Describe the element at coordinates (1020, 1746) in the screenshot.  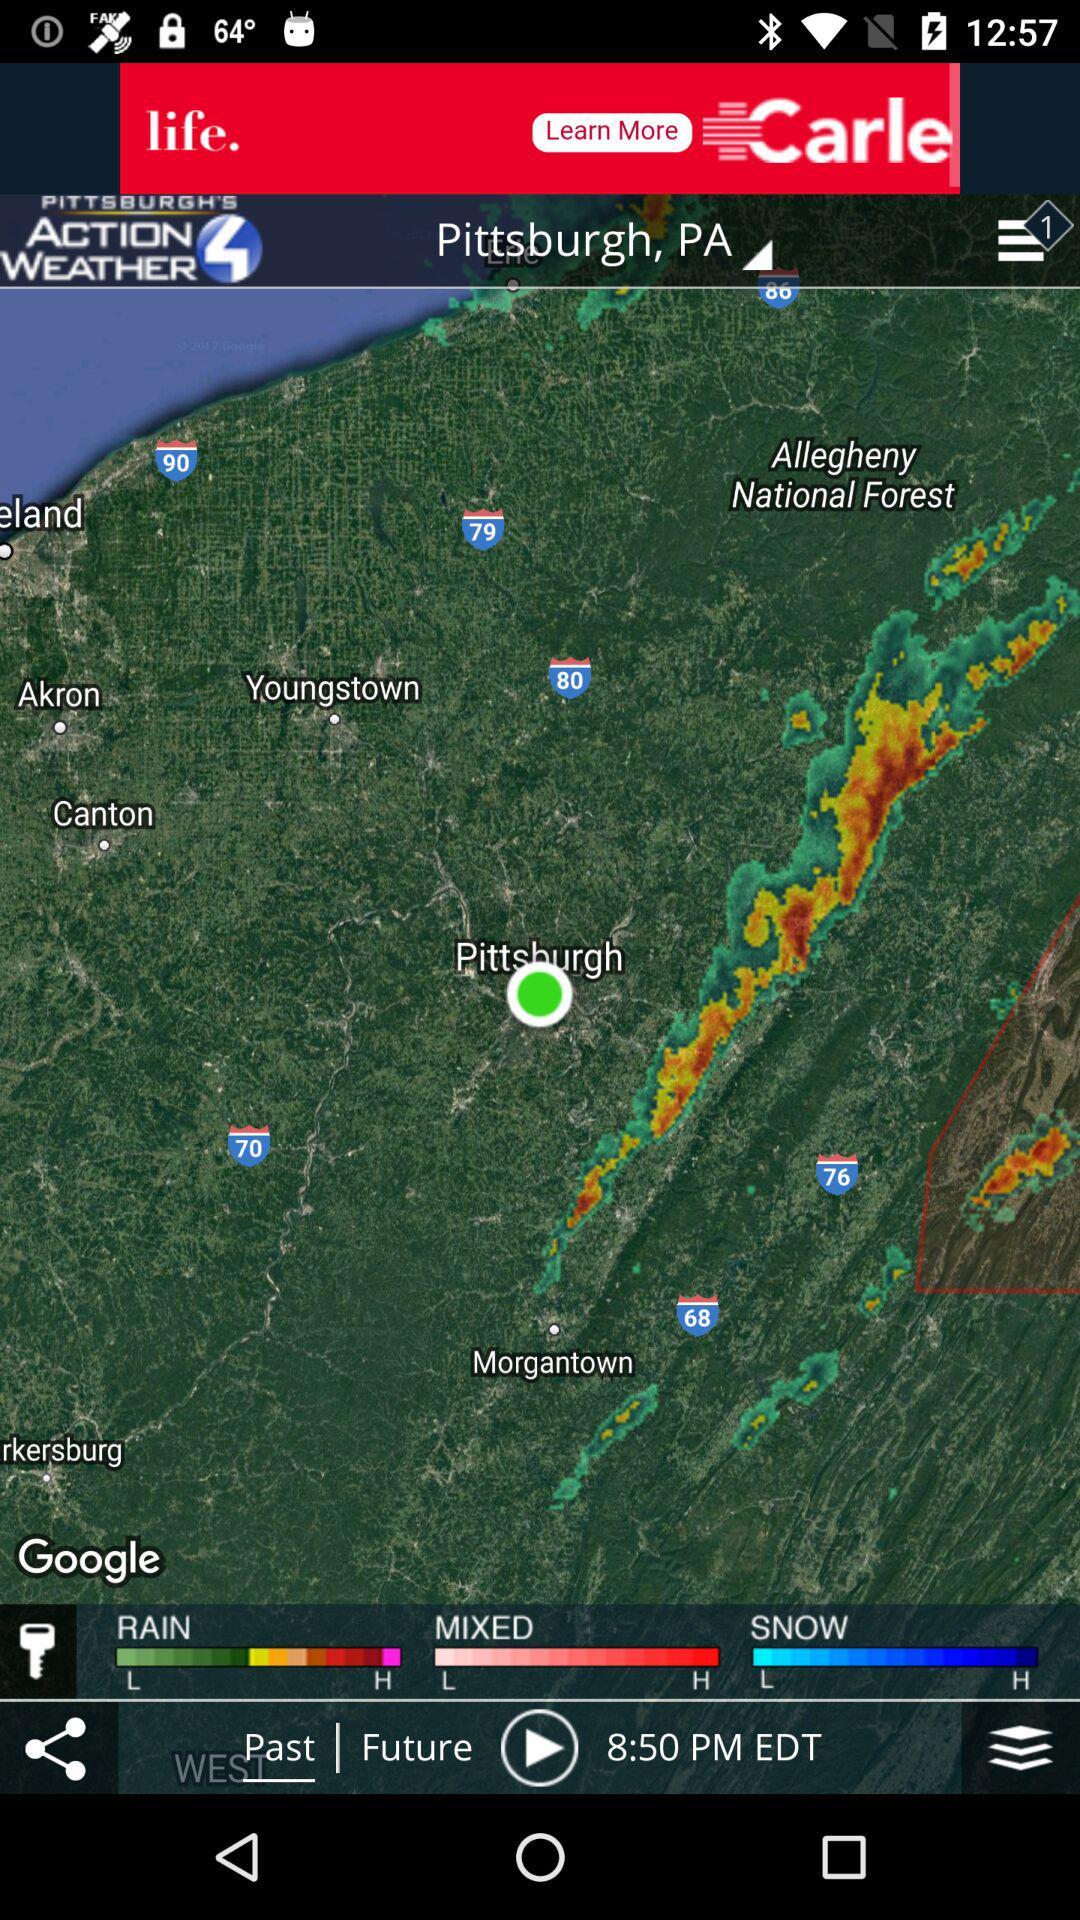
I see `the icon next to the 8 50 pm item` at that location.